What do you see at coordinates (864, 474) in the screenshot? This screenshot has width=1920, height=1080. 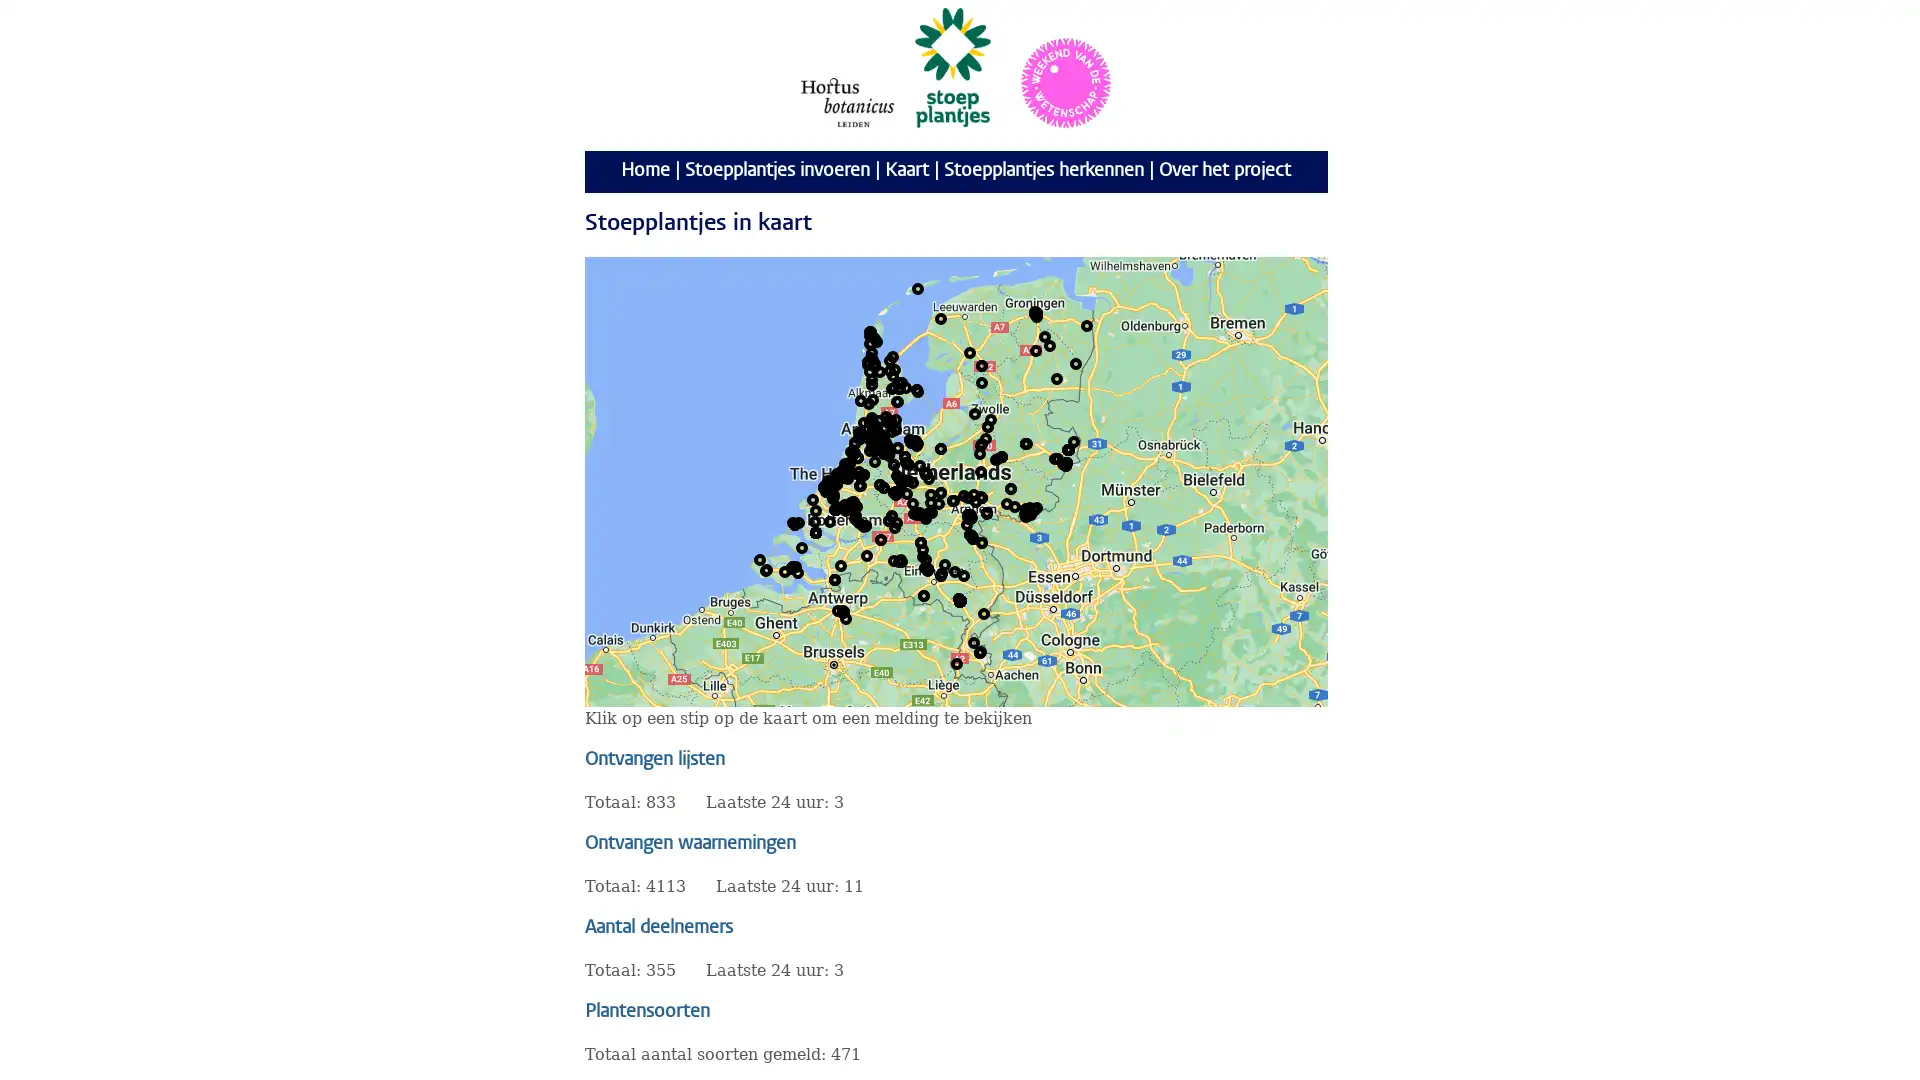 I see `Telling van Elize op 17 maart 2022` at bounding box center [864, 474].